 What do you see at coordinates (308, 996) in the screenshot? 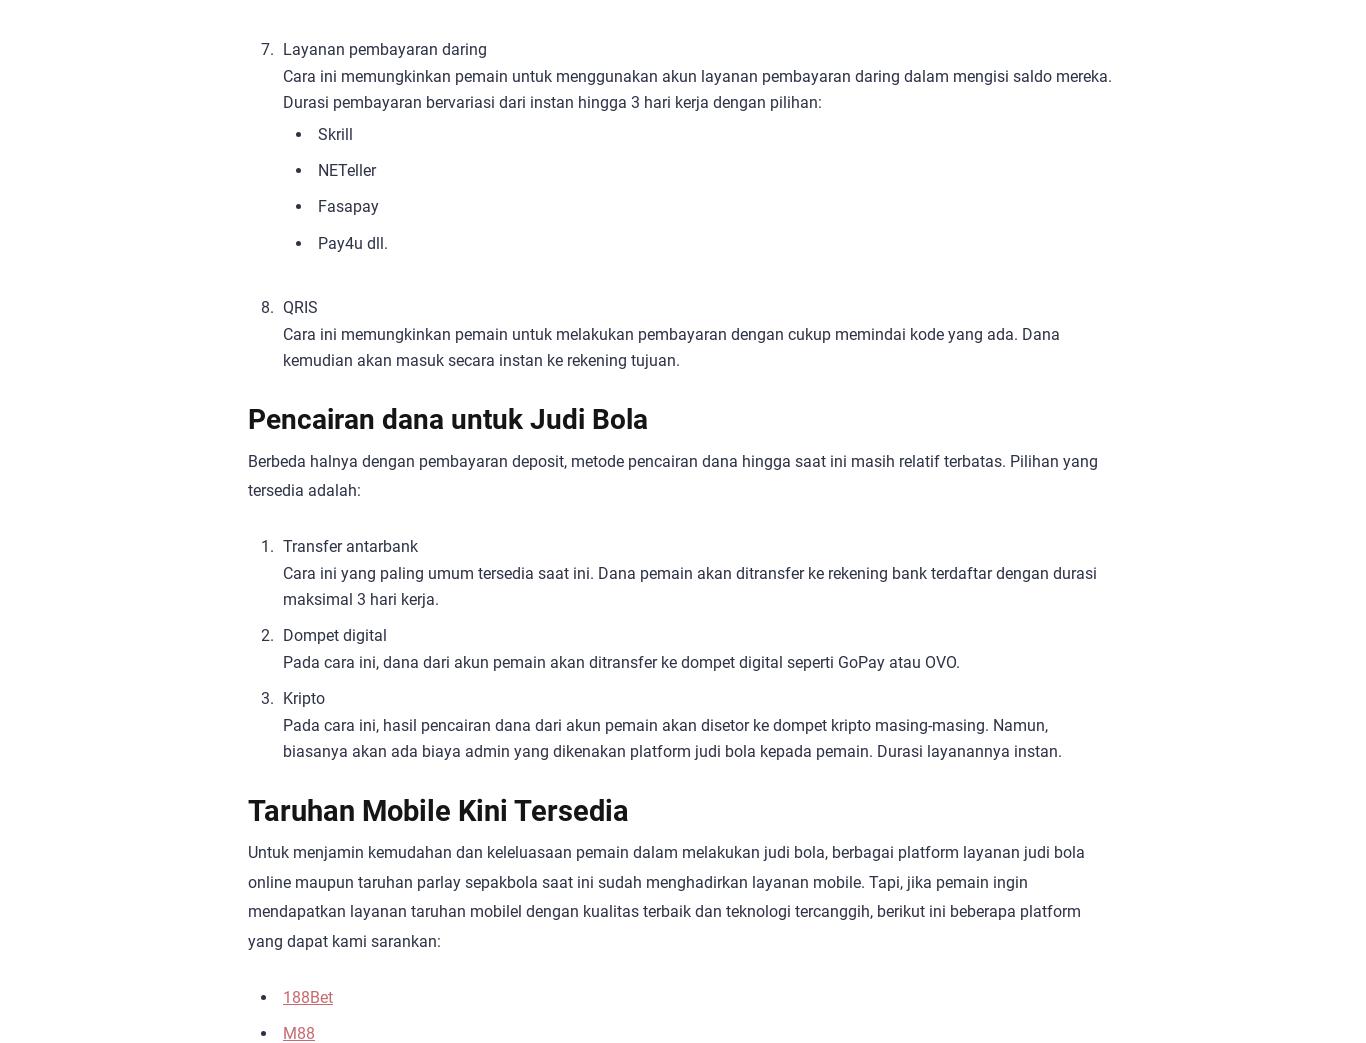
I see `'188Bet'` at bounding box center [308, 996].